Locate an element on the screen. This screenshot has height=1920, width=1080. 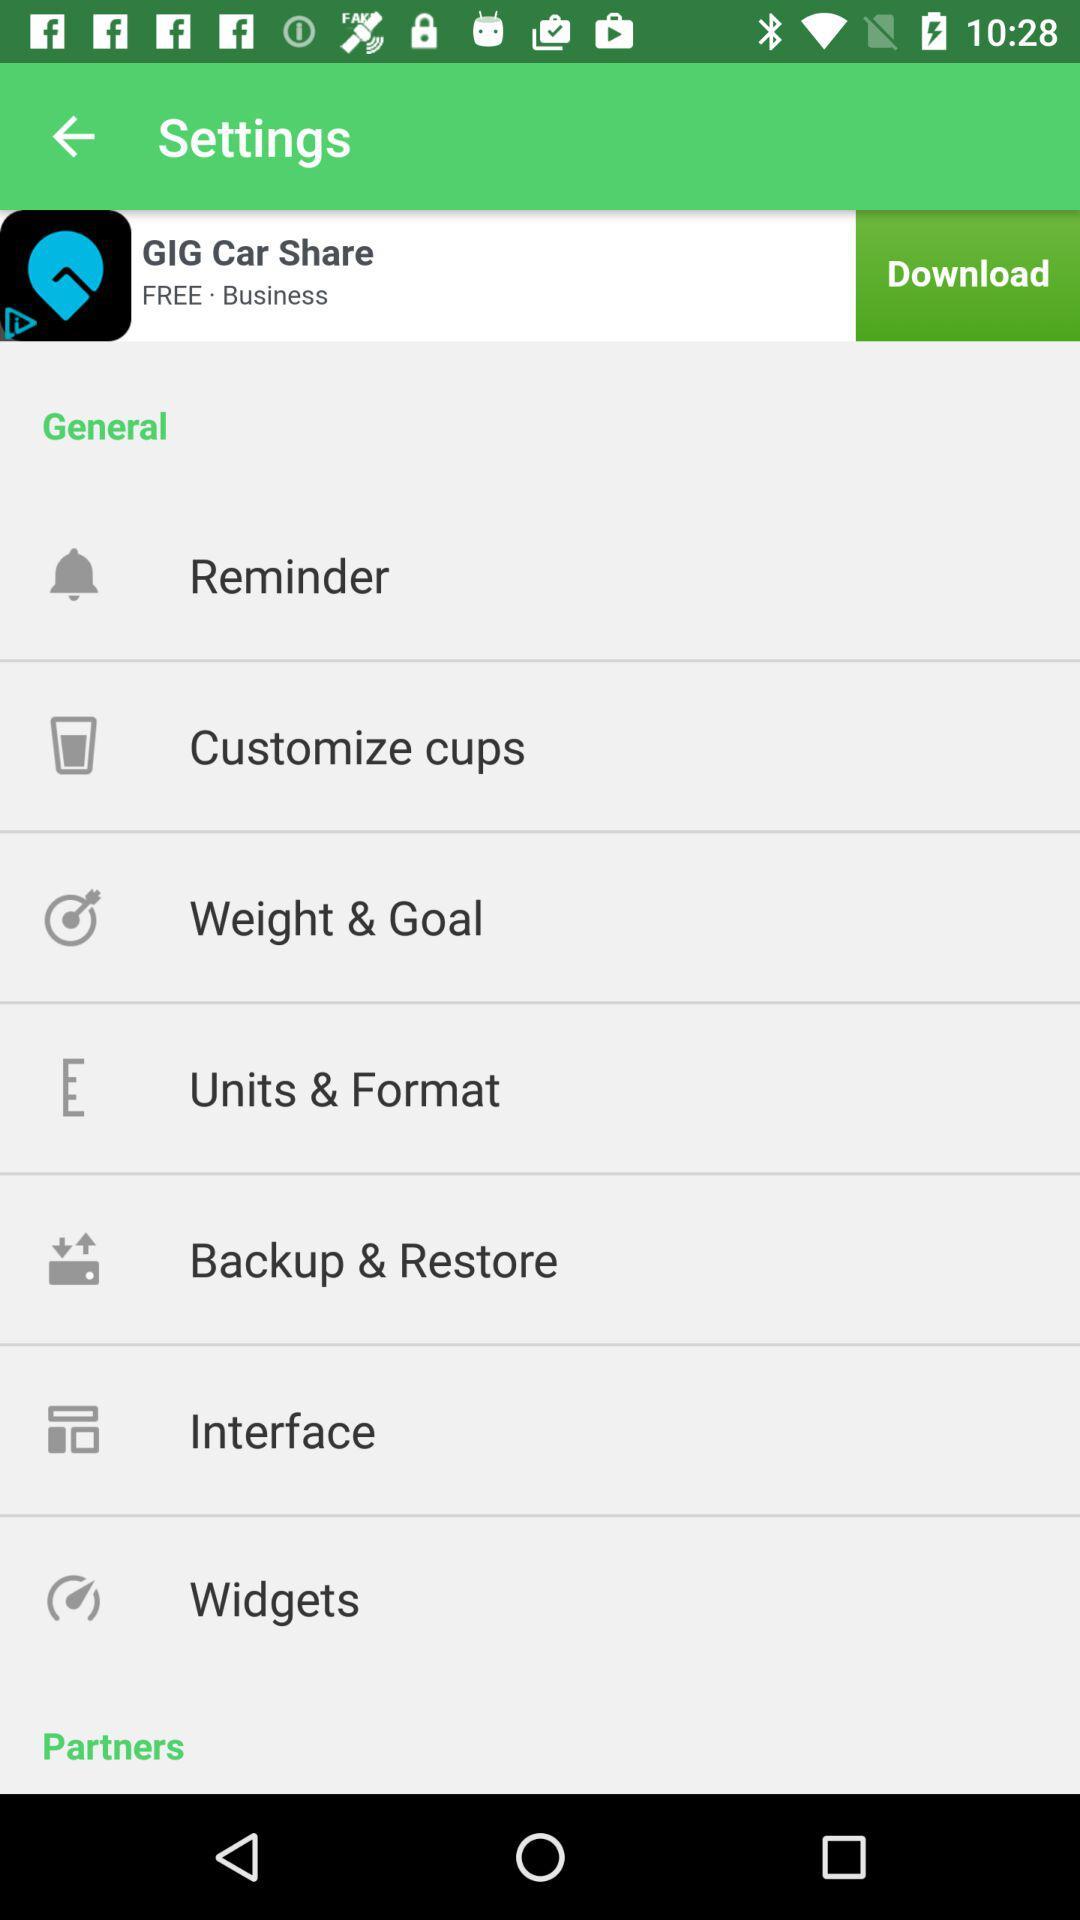
the icon beside widgets is located at coordinates (115, 1596).